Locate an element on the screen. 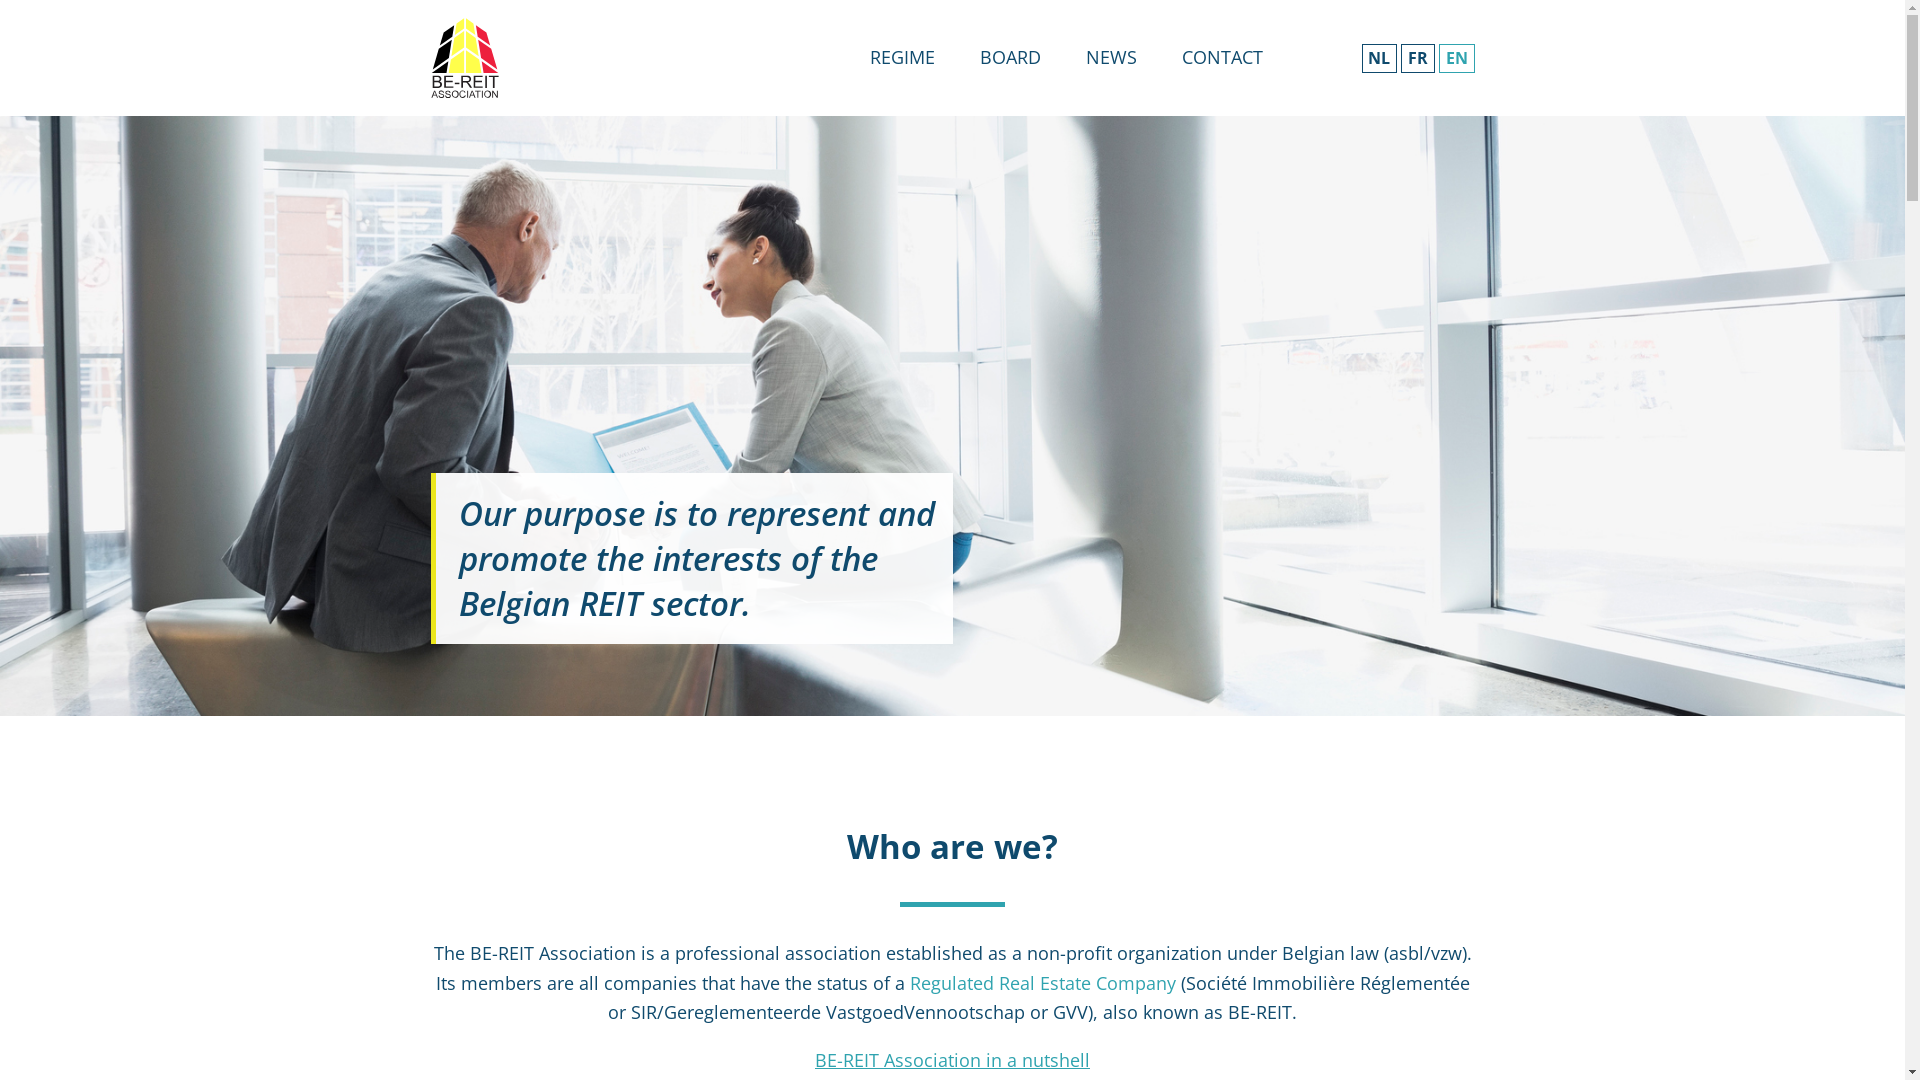 The width and height of the screenshot is (1920, 1080). 'BE-REIT Association in a nutshell' is located at coordinates (951, 1059).